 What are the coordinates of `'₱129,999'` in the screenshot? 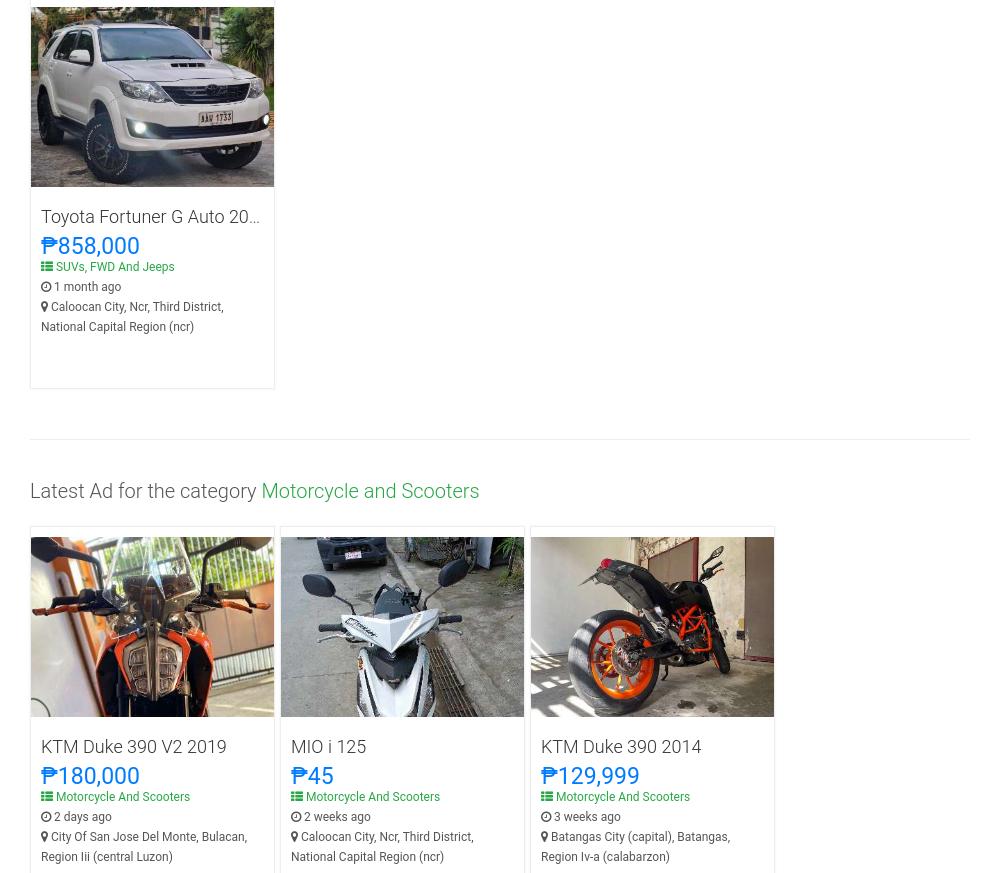 It's located at (589, 775).